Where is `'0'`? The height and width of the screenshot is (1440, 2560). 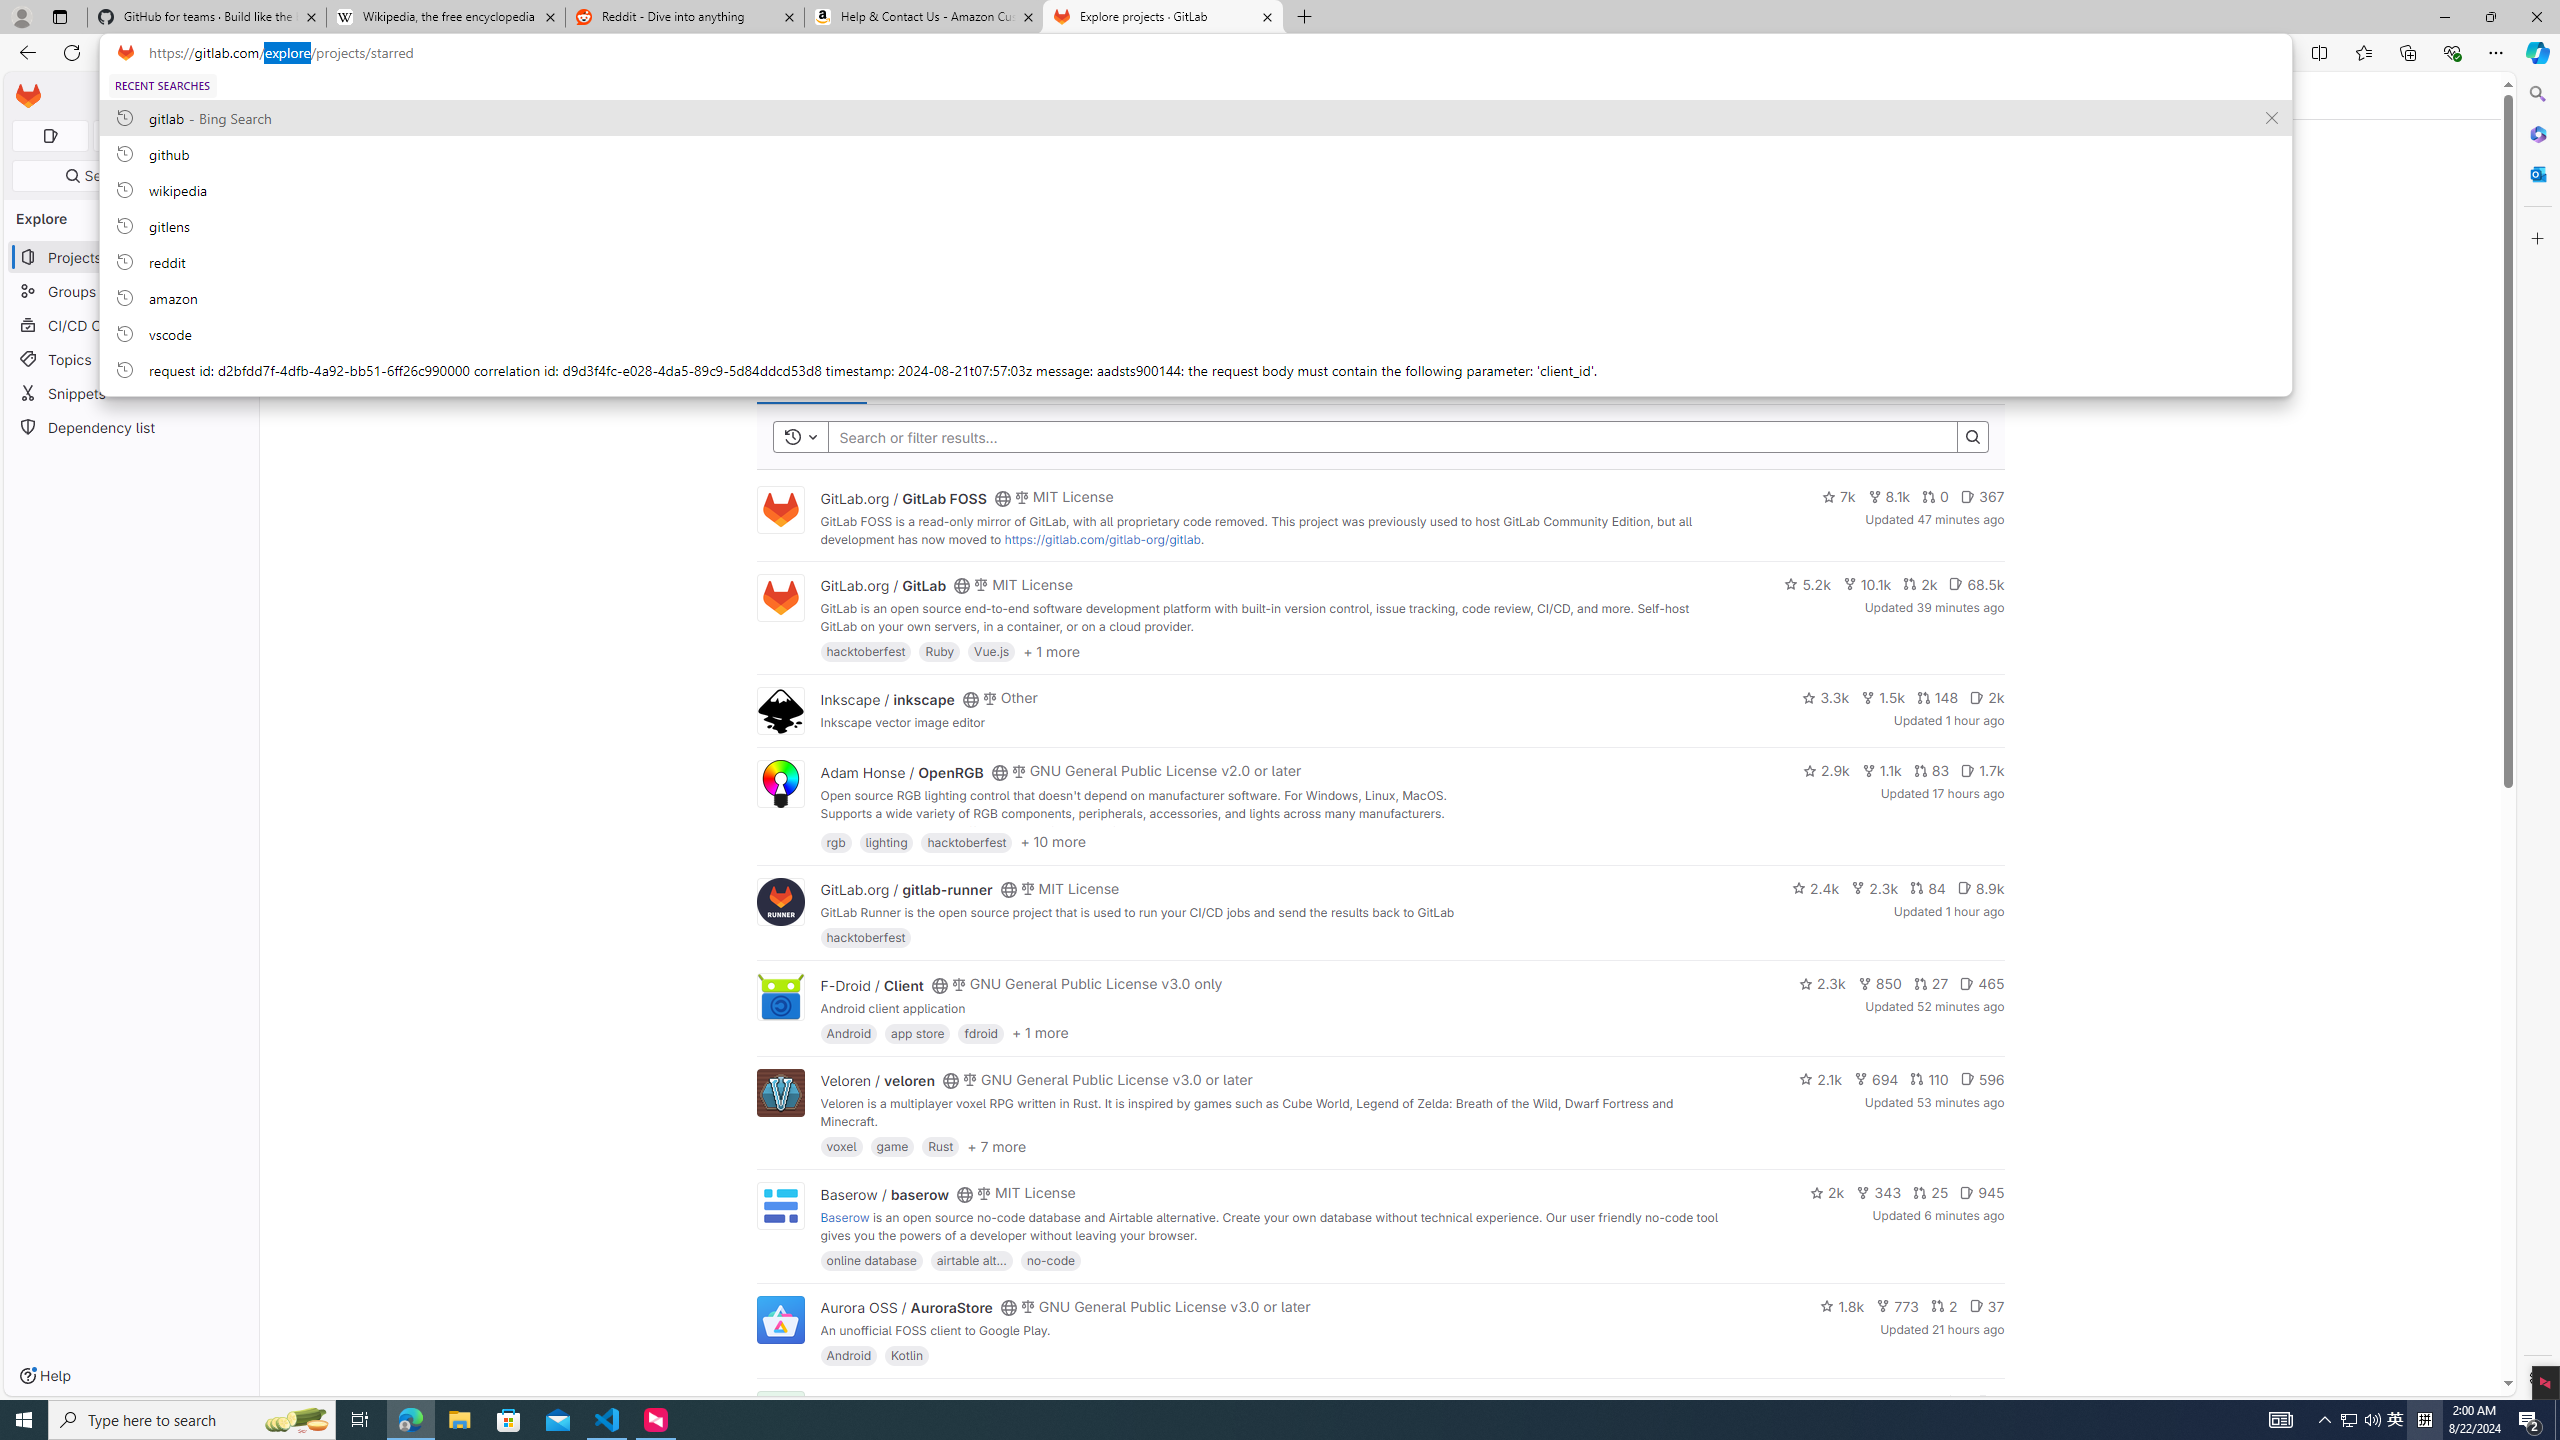
'0' is located at coordinates (1935, 497).